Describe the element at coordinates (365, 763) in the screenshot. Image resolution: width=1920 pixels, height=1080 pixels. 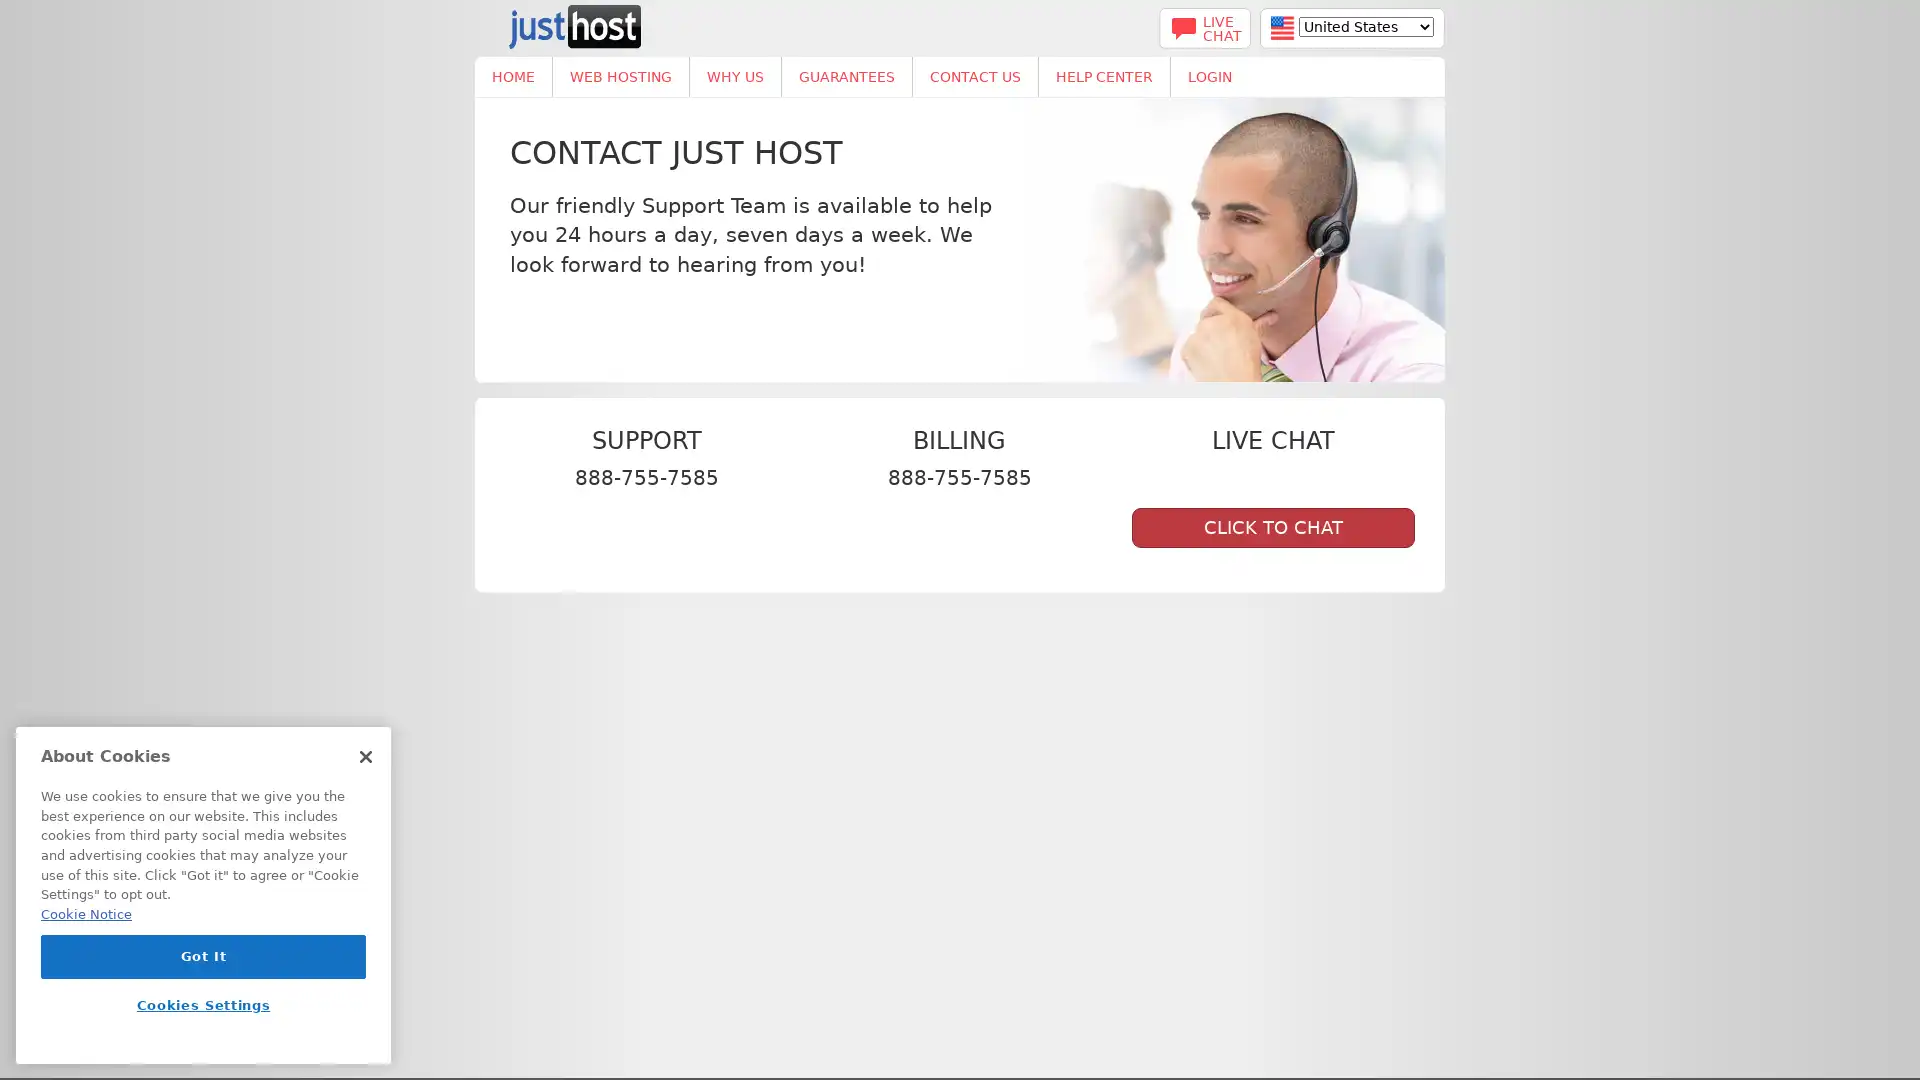
I see `Close` at that location.